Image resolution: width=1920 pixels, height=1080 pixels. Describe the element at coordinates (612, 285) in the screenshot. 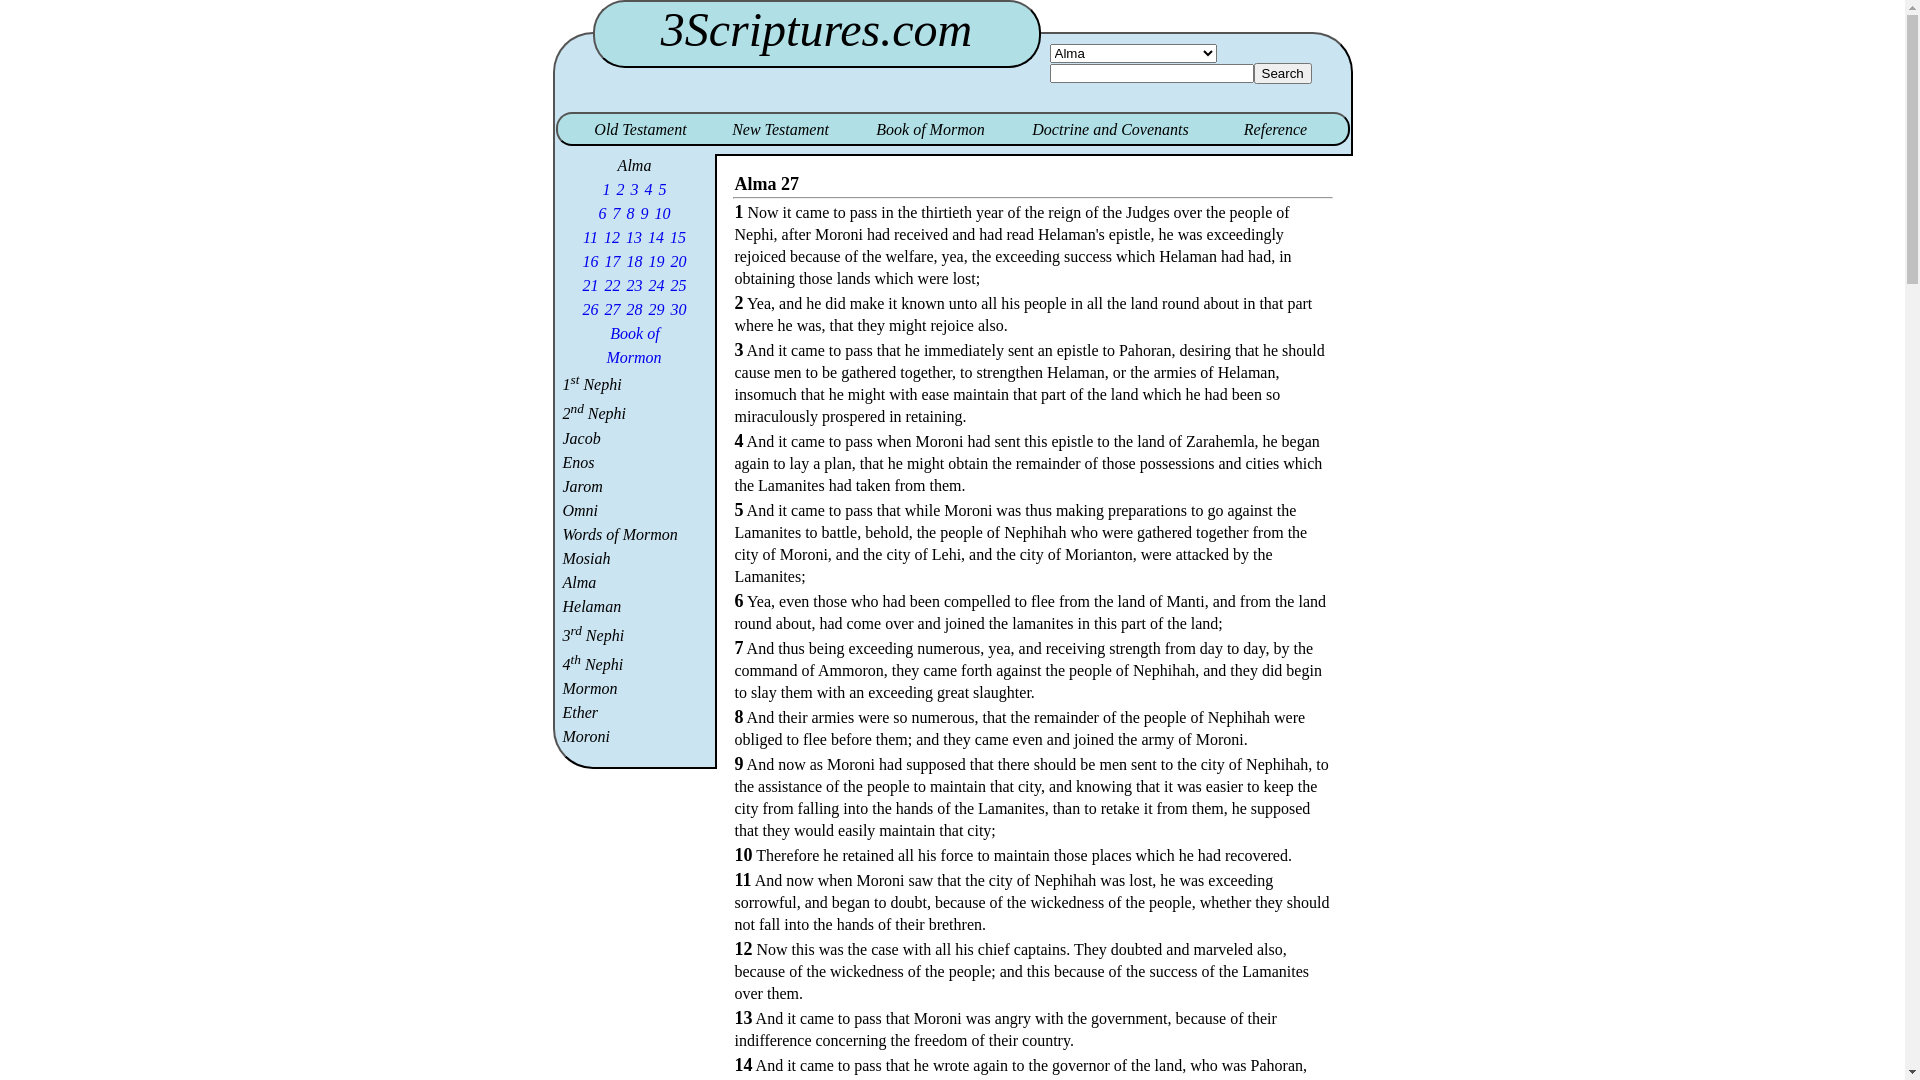

I see `'22'` at that location.